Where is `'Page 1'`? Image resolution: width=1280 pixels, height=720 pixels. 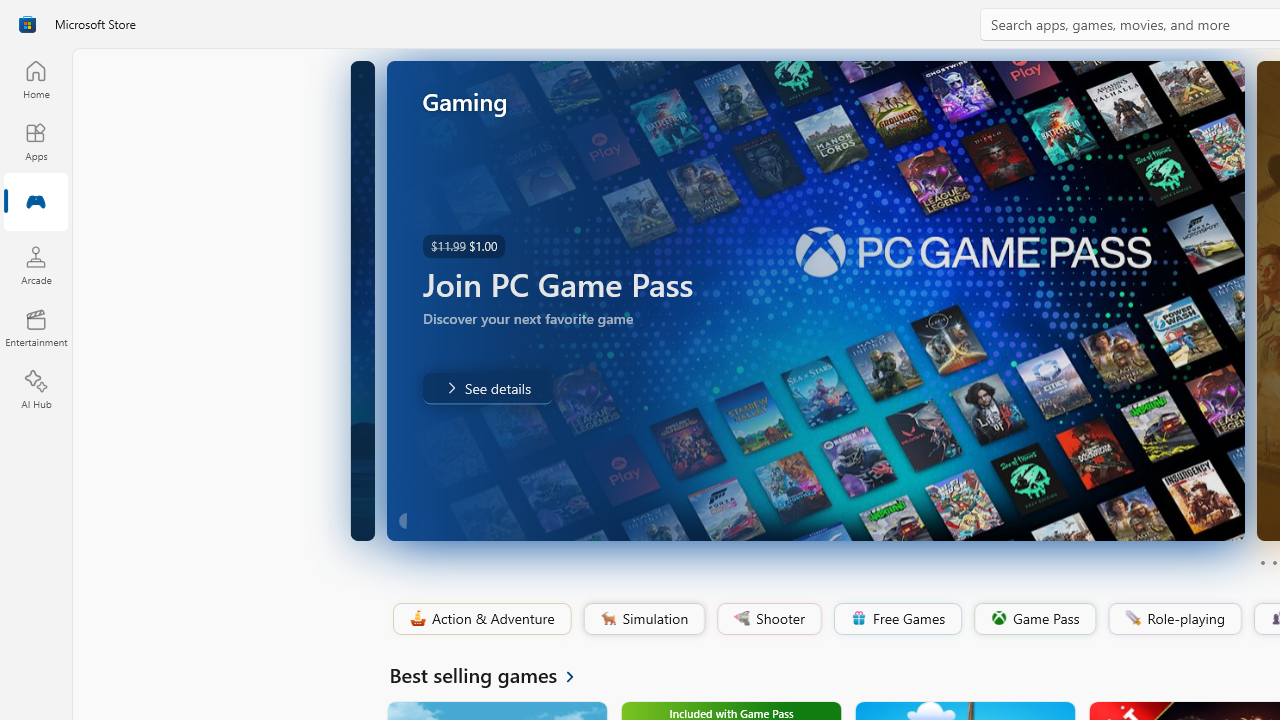 'Page 1' is located at coordinates (1261, 563).